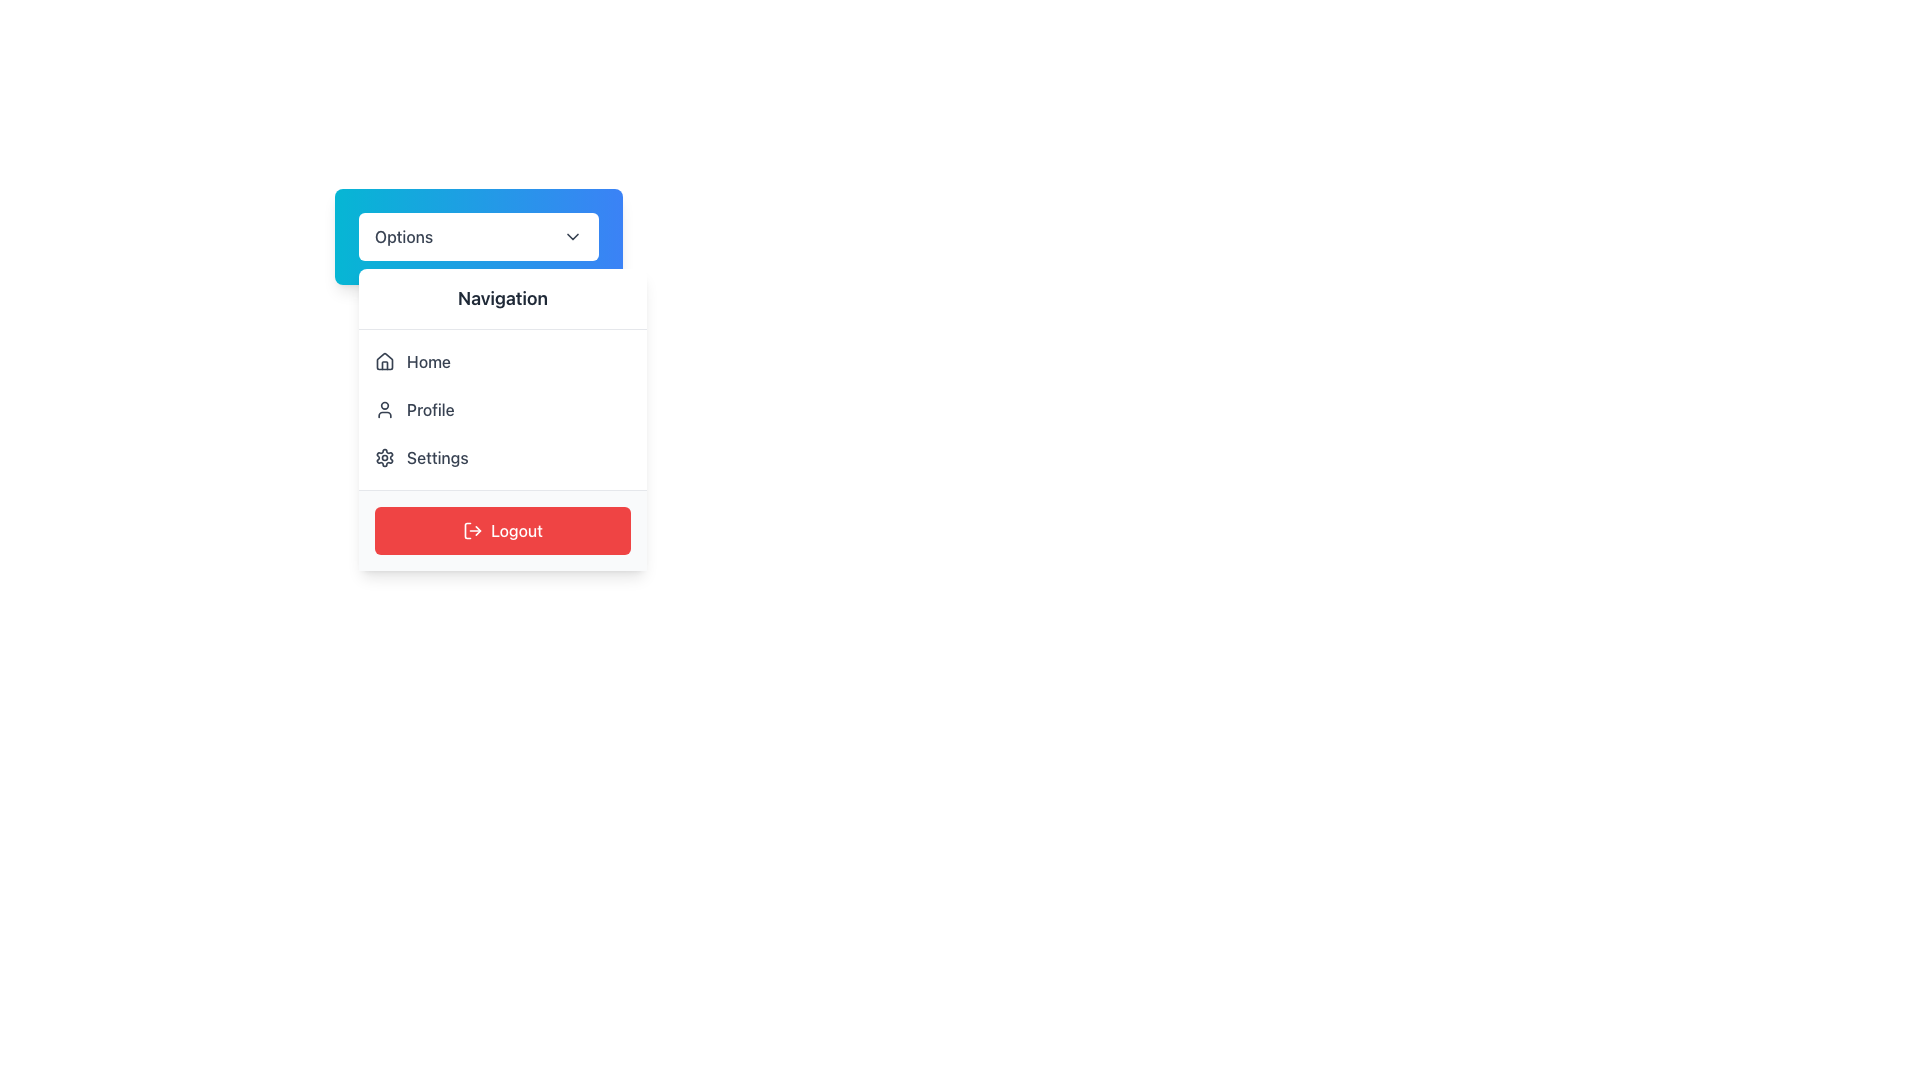 The image size is (1920, 1080). Describe the element at coordinates (384, 408) in the screenshot. I see `the small profile icon styled as an outline of a person inside a circle, located beside the text 'Profile' in the 'Profile' menu entry` at that location.